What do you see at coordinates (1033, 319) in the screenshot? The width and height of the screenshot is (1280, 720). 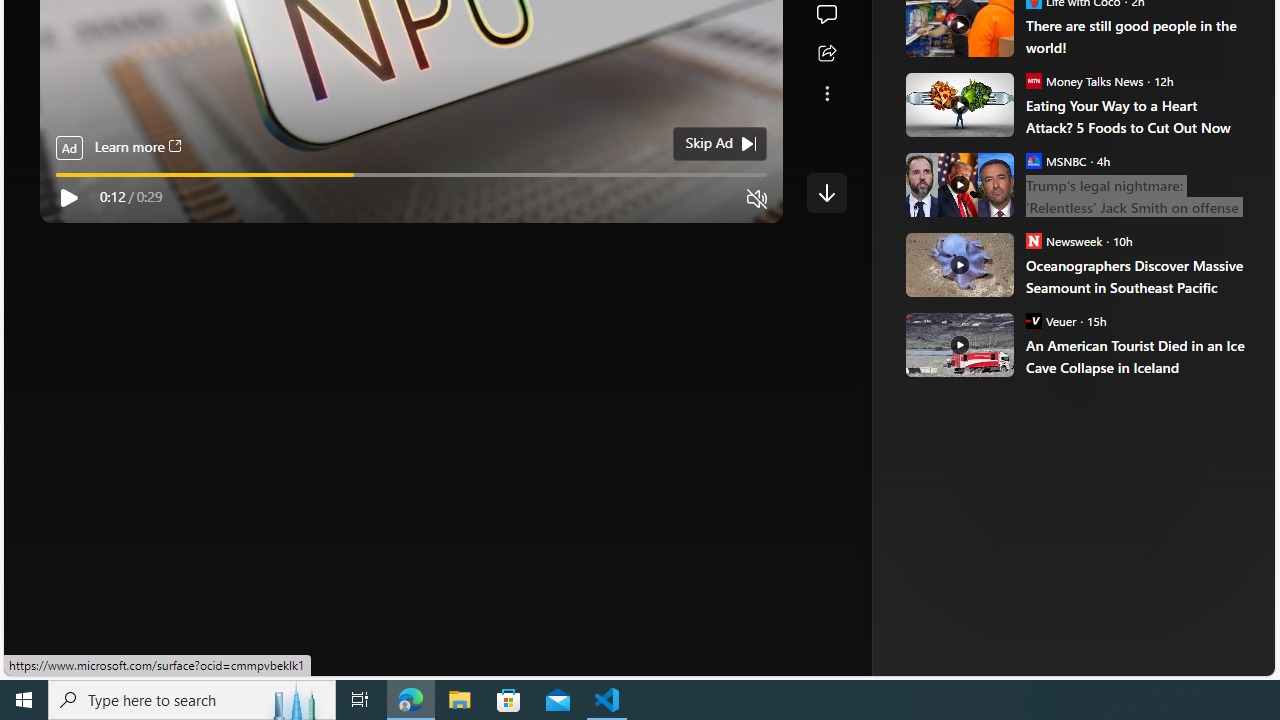 I see `'Veuer'` at bounding box center [1033, 319].